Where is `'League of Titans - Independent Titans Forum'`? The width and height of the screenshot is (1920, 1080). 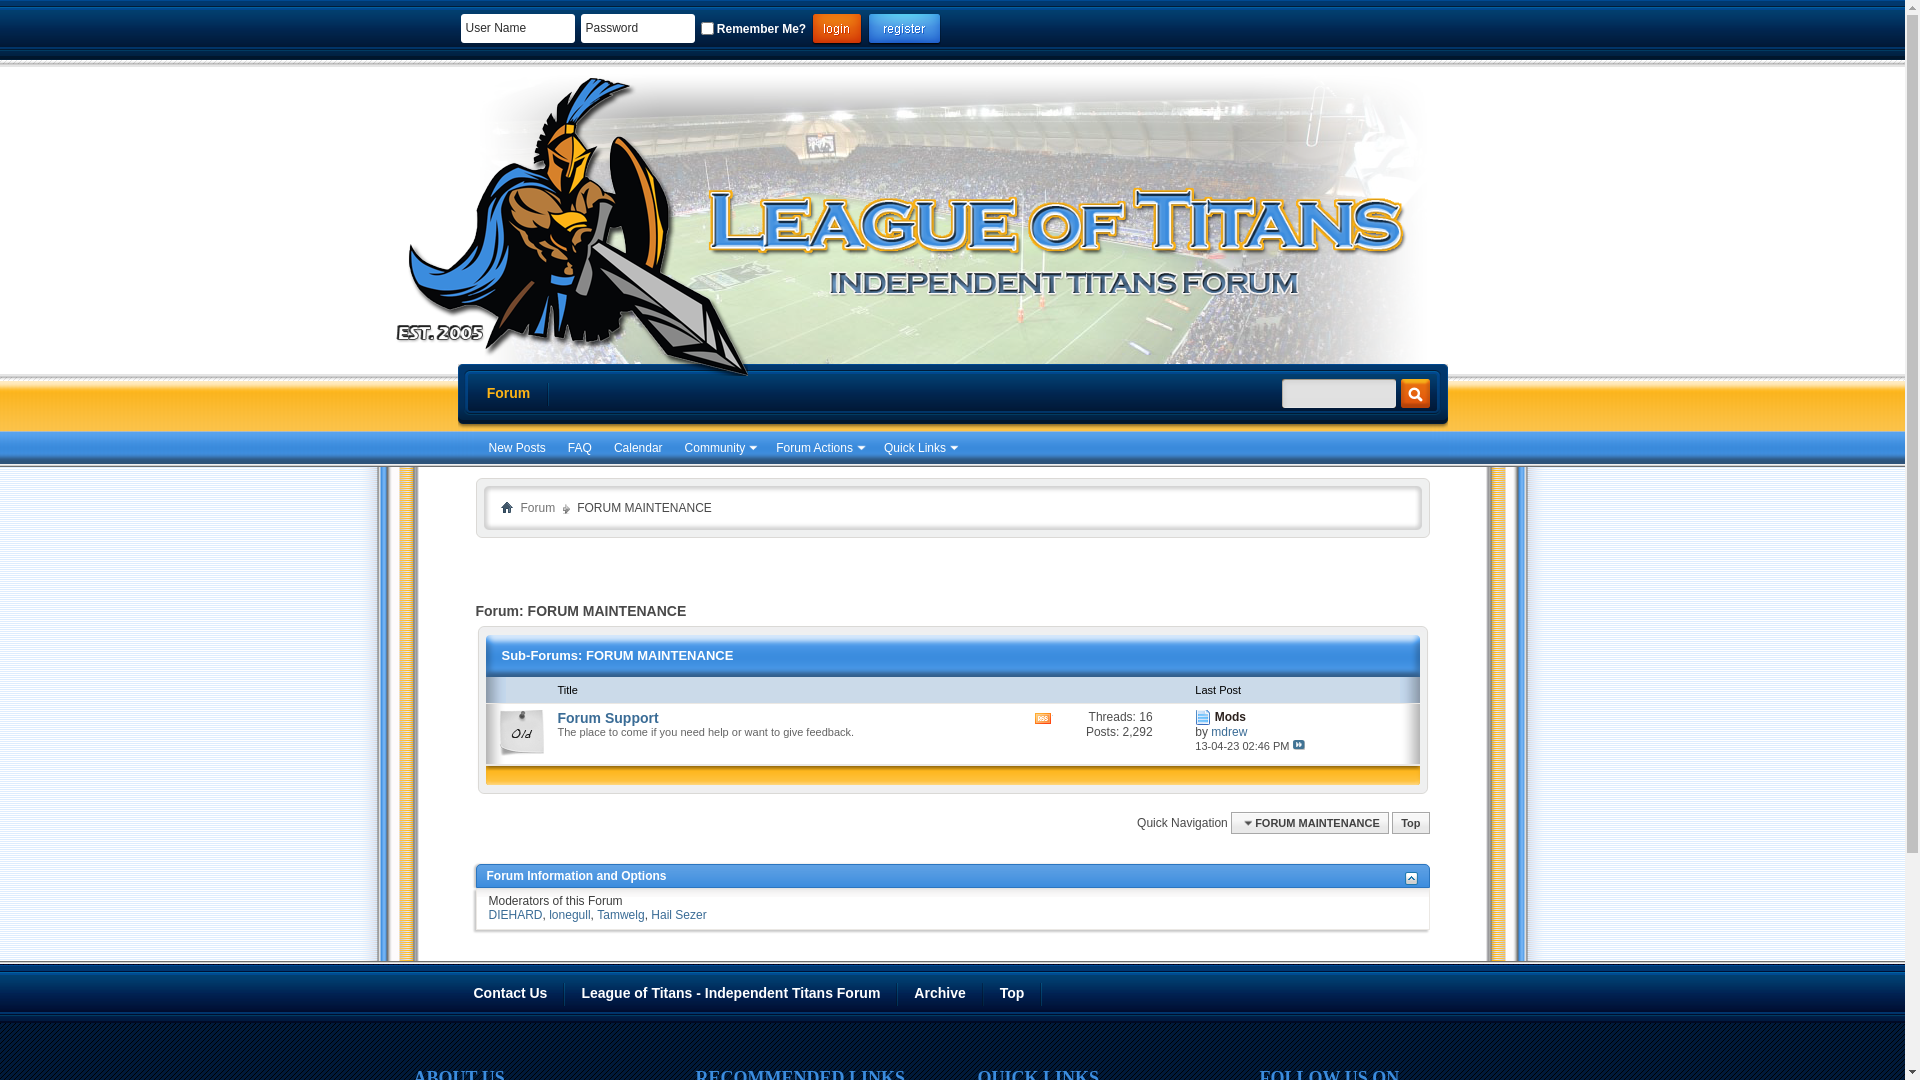
'League of Titans - Independent Titans Forum' is located at coordinates (730, 993).